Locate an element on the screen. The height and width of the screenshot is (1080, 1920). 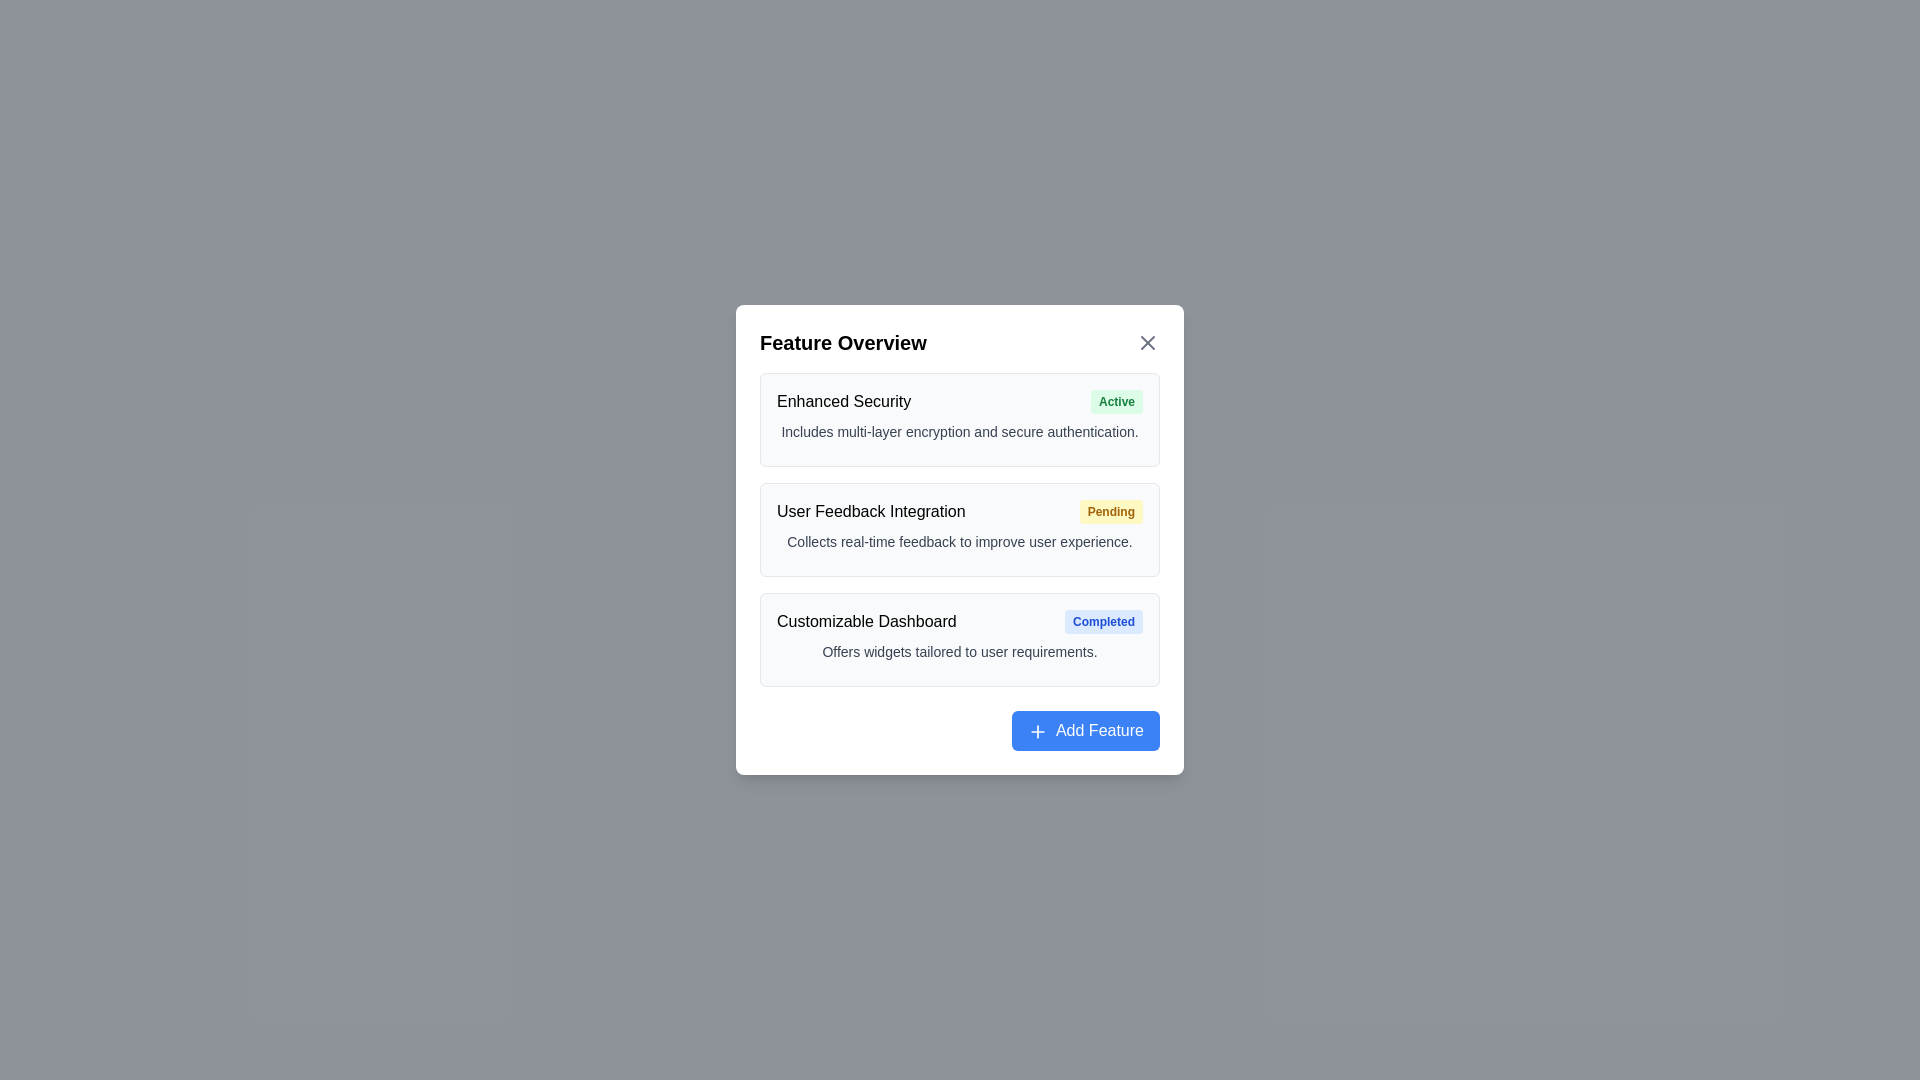
status badge indicating the completion of the 'Customizable Dashboard' feature, located in the lower section of the 'Feature Overview' modal, aligned with the corresponding text on the same row is located at coordinates (1103, 620).